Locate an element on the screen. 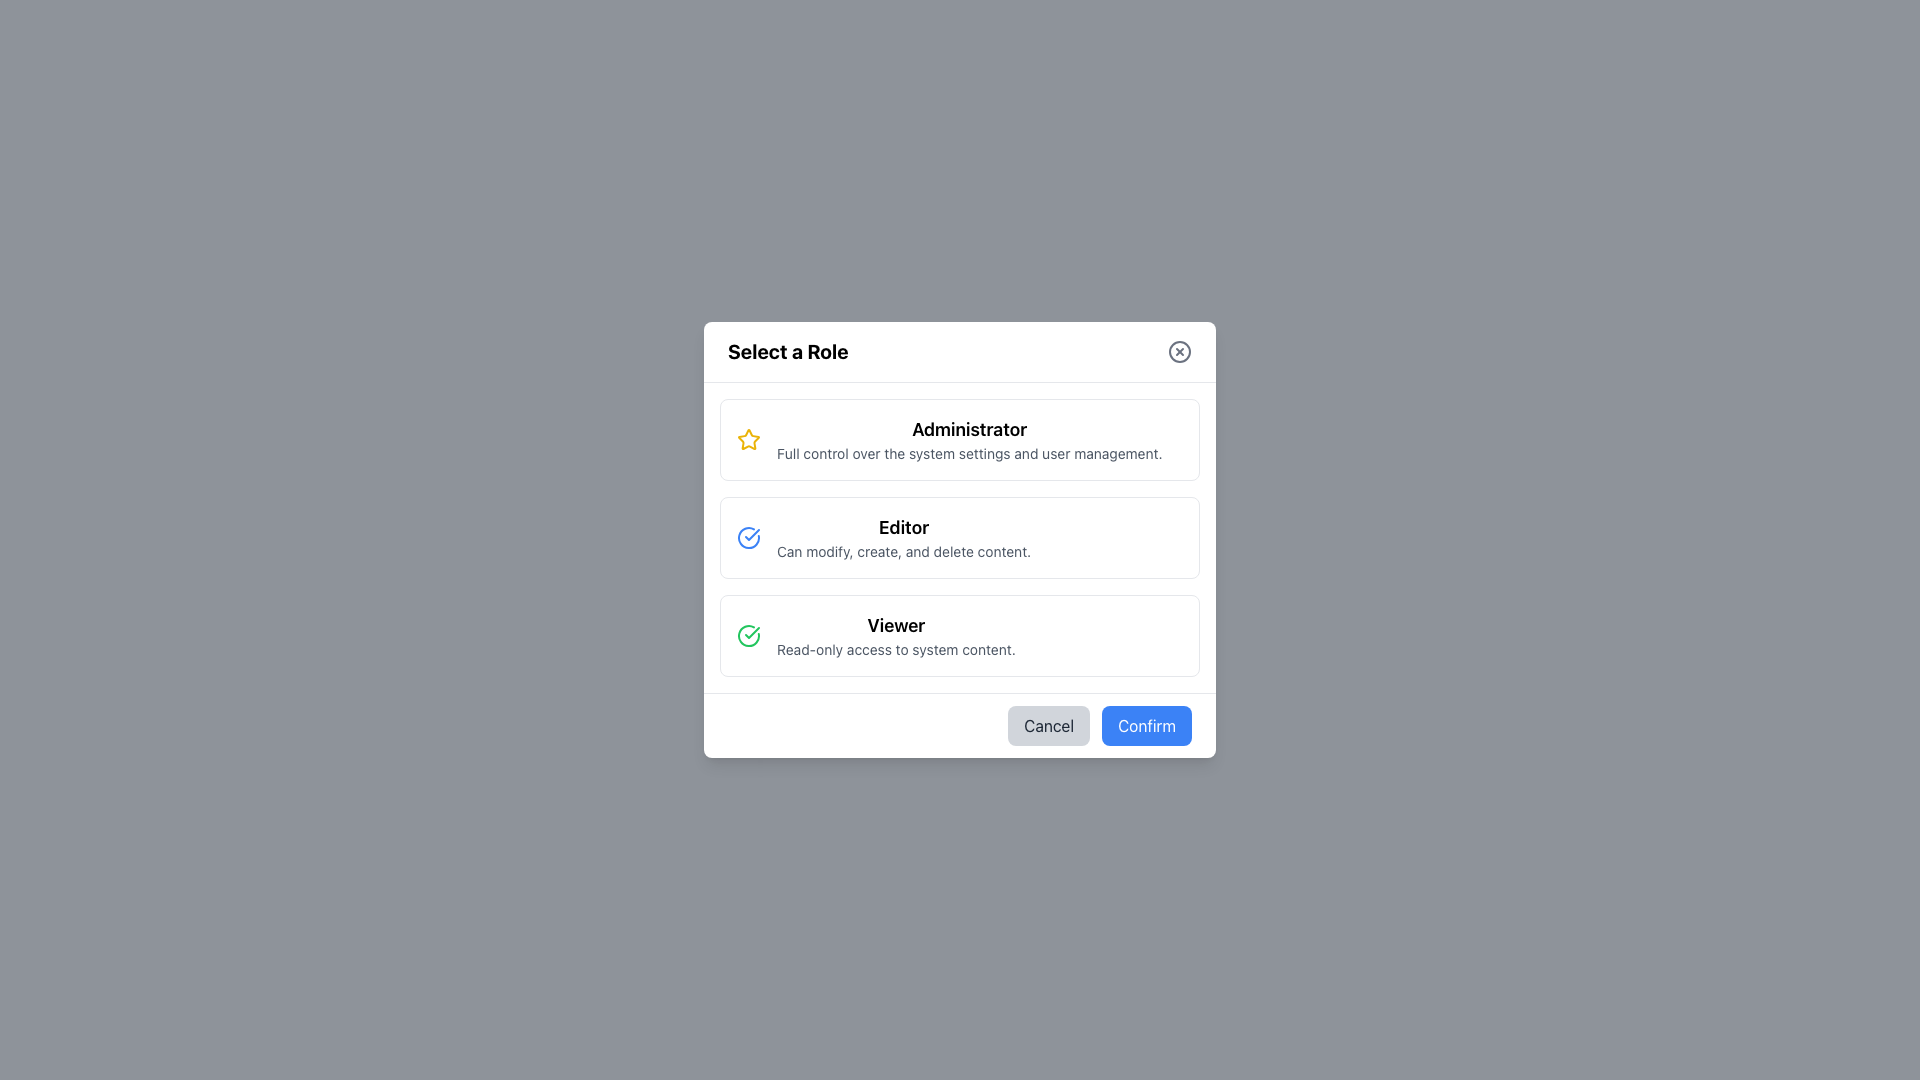 This screenshot has width=1920, height=1080. the 'Viewer' role option in the 'Select a Role' modal, which is the third choice in a vertical list and positioned above the 'Cancel' and 'Confirm' buttons is located at coordinates (895, 636).